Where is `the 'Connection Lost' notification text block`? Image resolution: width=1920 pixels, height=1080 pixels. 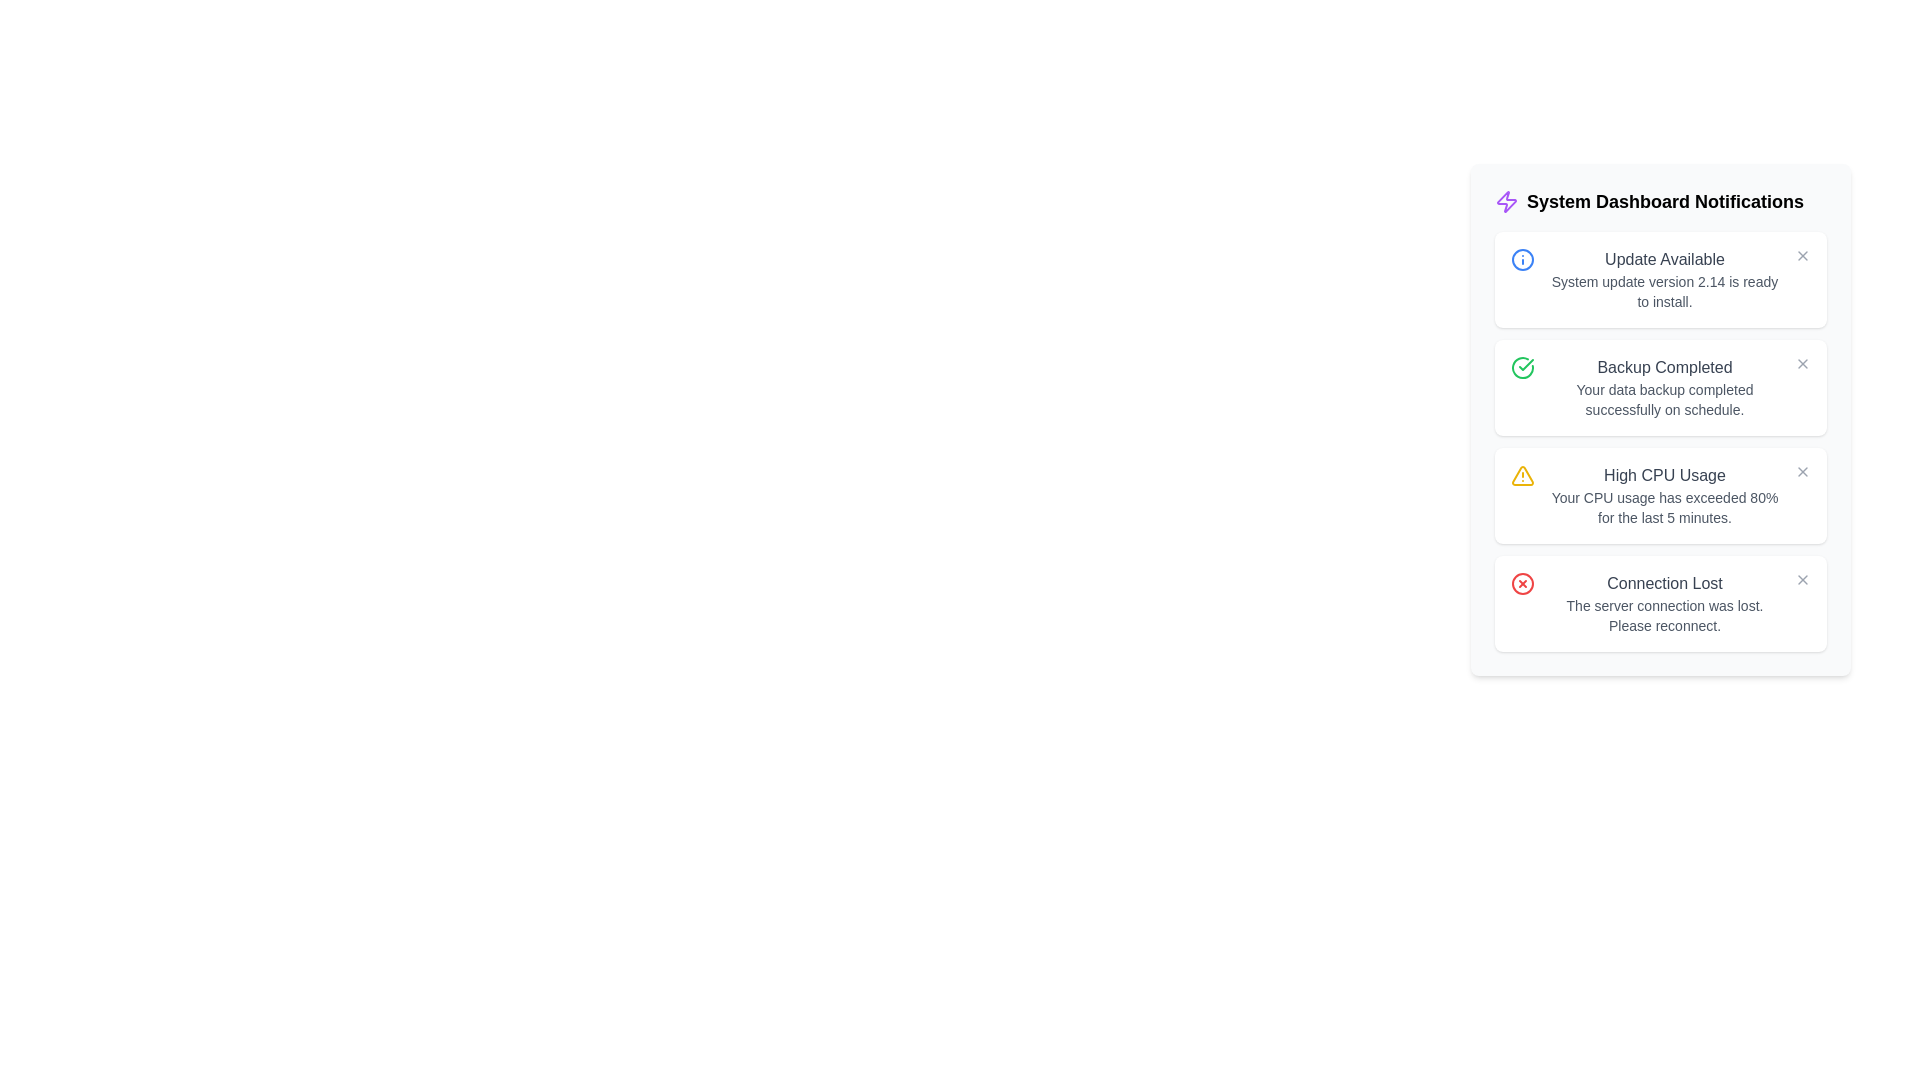 the 'Connection Lost' notification text block is located at coordinates (1665, 603).